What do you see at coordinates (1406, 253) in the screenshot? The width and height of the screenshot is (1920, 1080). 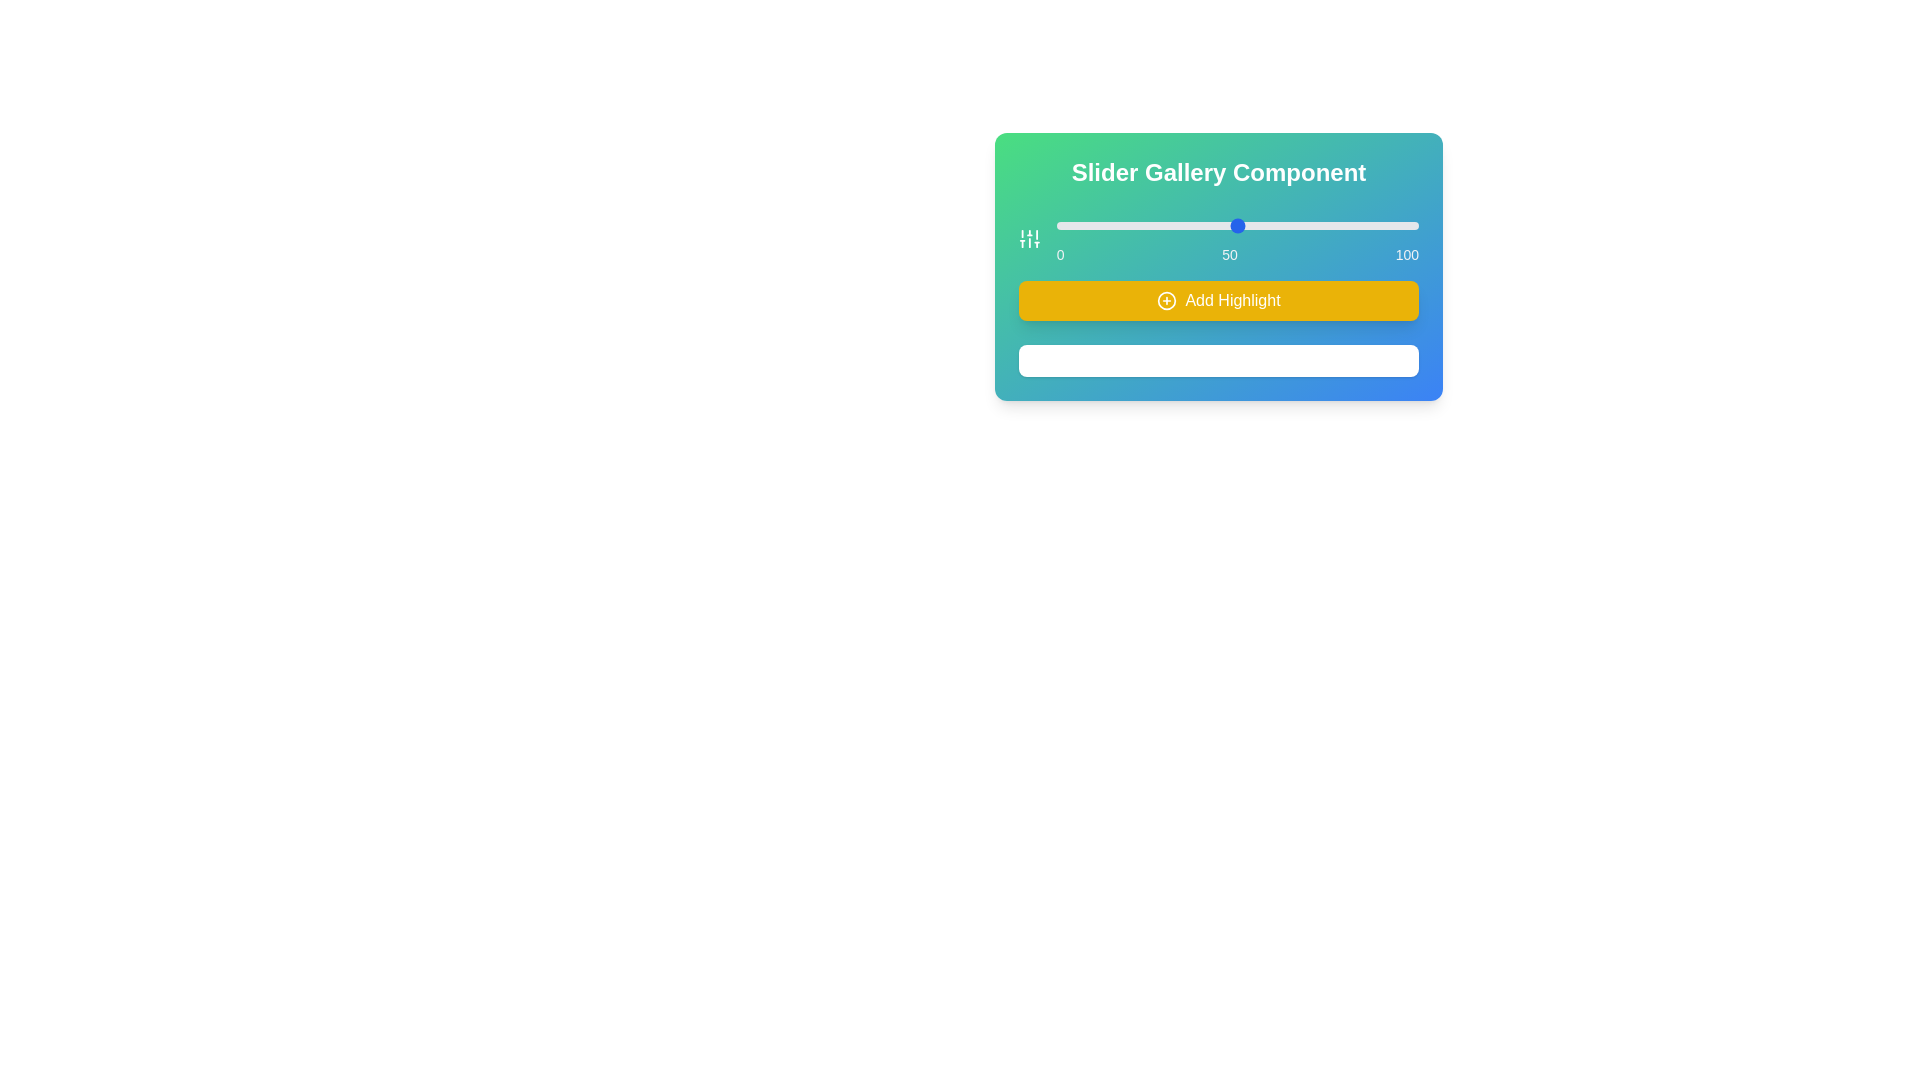 I see `the Static Label displaying the number '100', which is on the far-right end of the row of numbers ('0', '50', '100') with a white font on a blue background` at bounding box center [1406, 253].